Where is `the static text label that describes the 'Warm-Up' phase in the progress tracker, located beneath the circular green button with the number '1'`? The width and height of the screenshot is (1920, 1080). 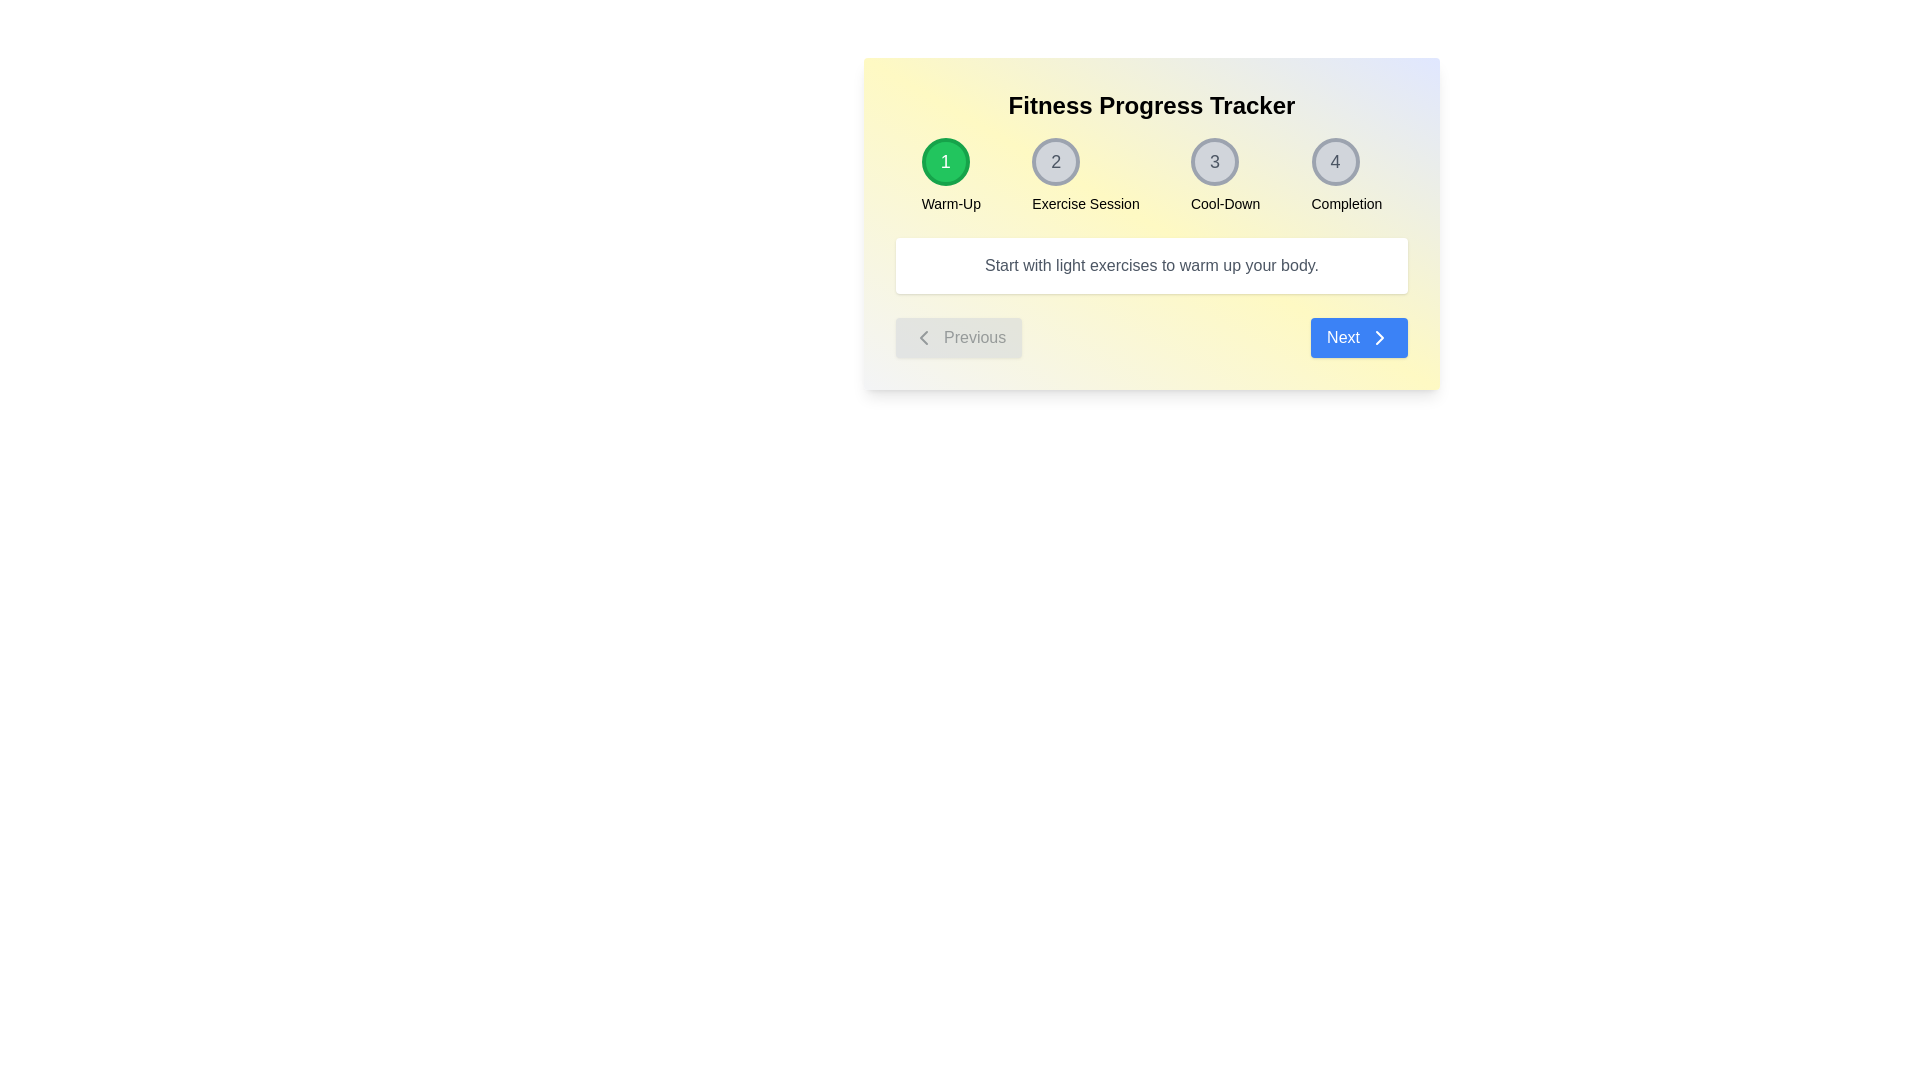 the static text label that describes the 'Warm-Up' phase in the progress tracker, located beneath the circular green button with the number '1' is located at coordinates (950, 204).